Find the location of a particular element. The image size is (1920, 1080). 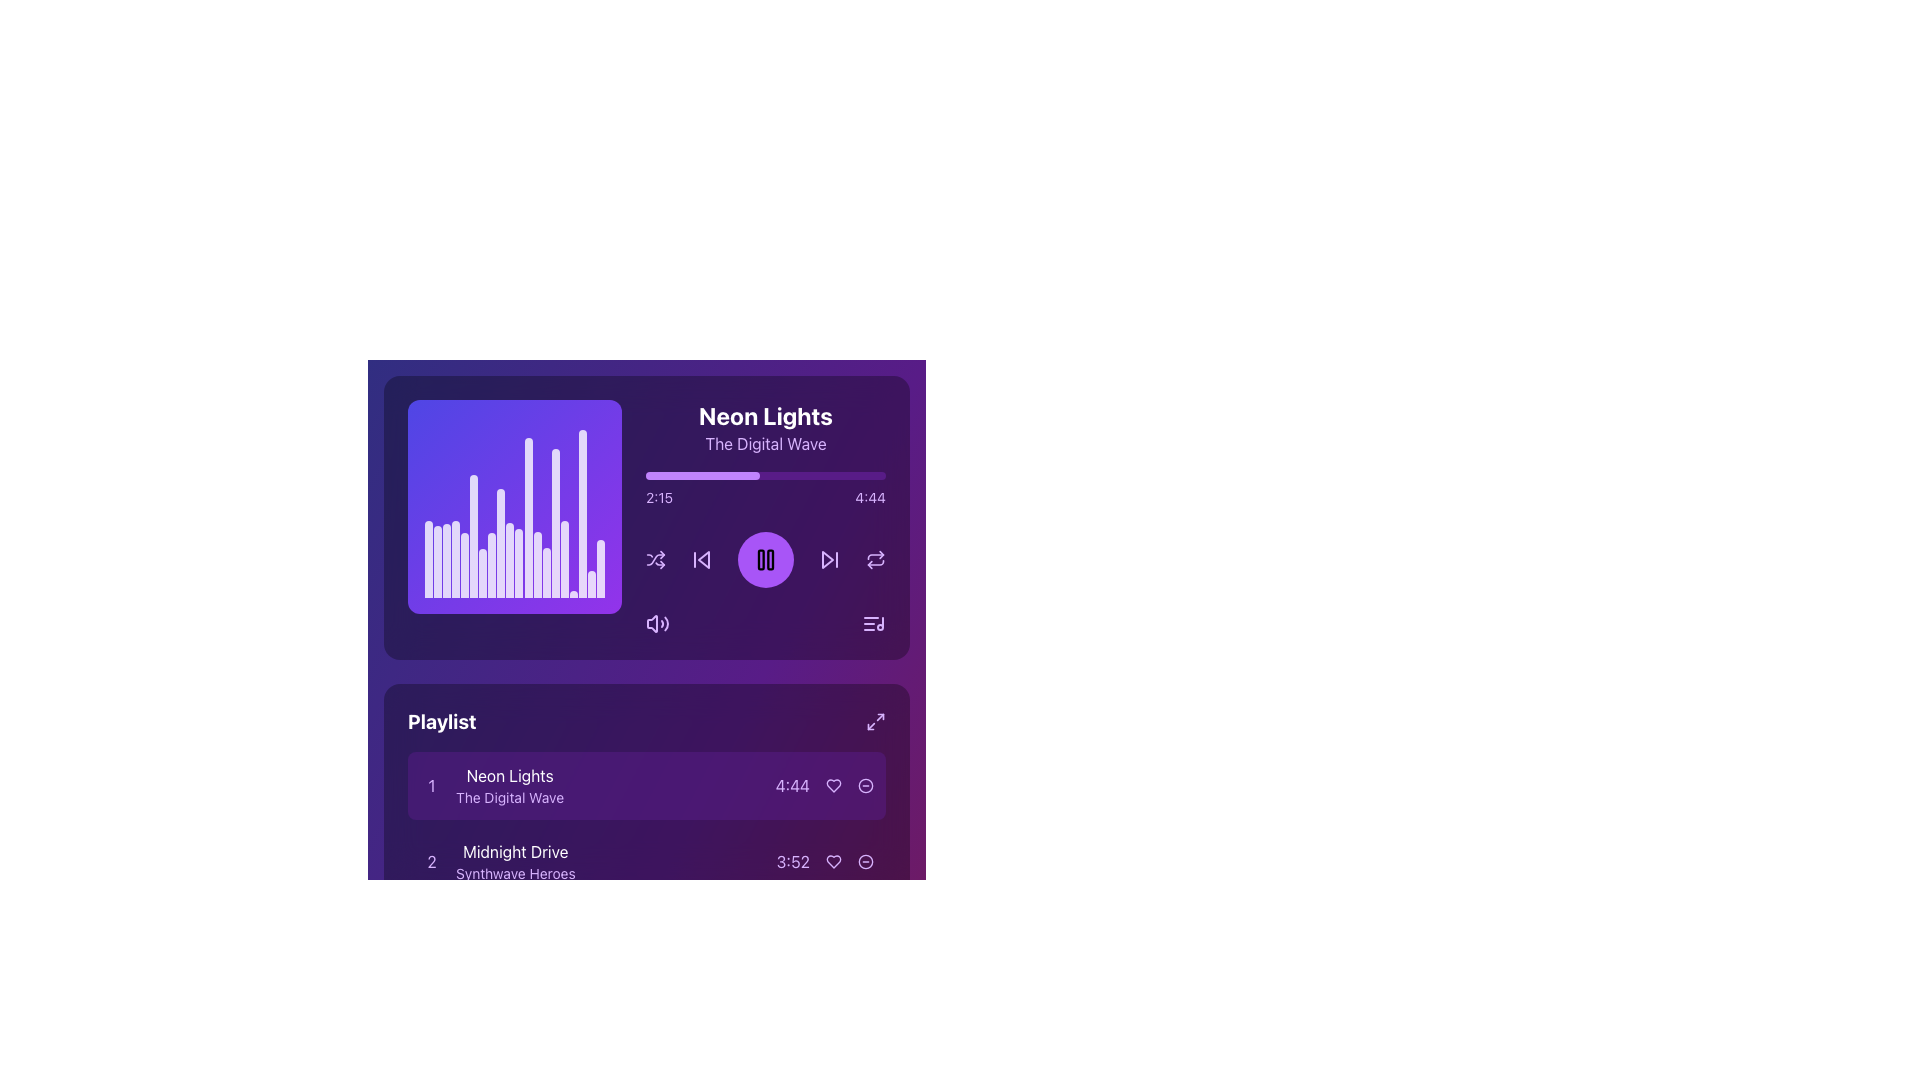

the eighth bar in the audio visualizer component, which visually represents the amplitude of a specific frequency in real-time is located at coordinates (492, 565).